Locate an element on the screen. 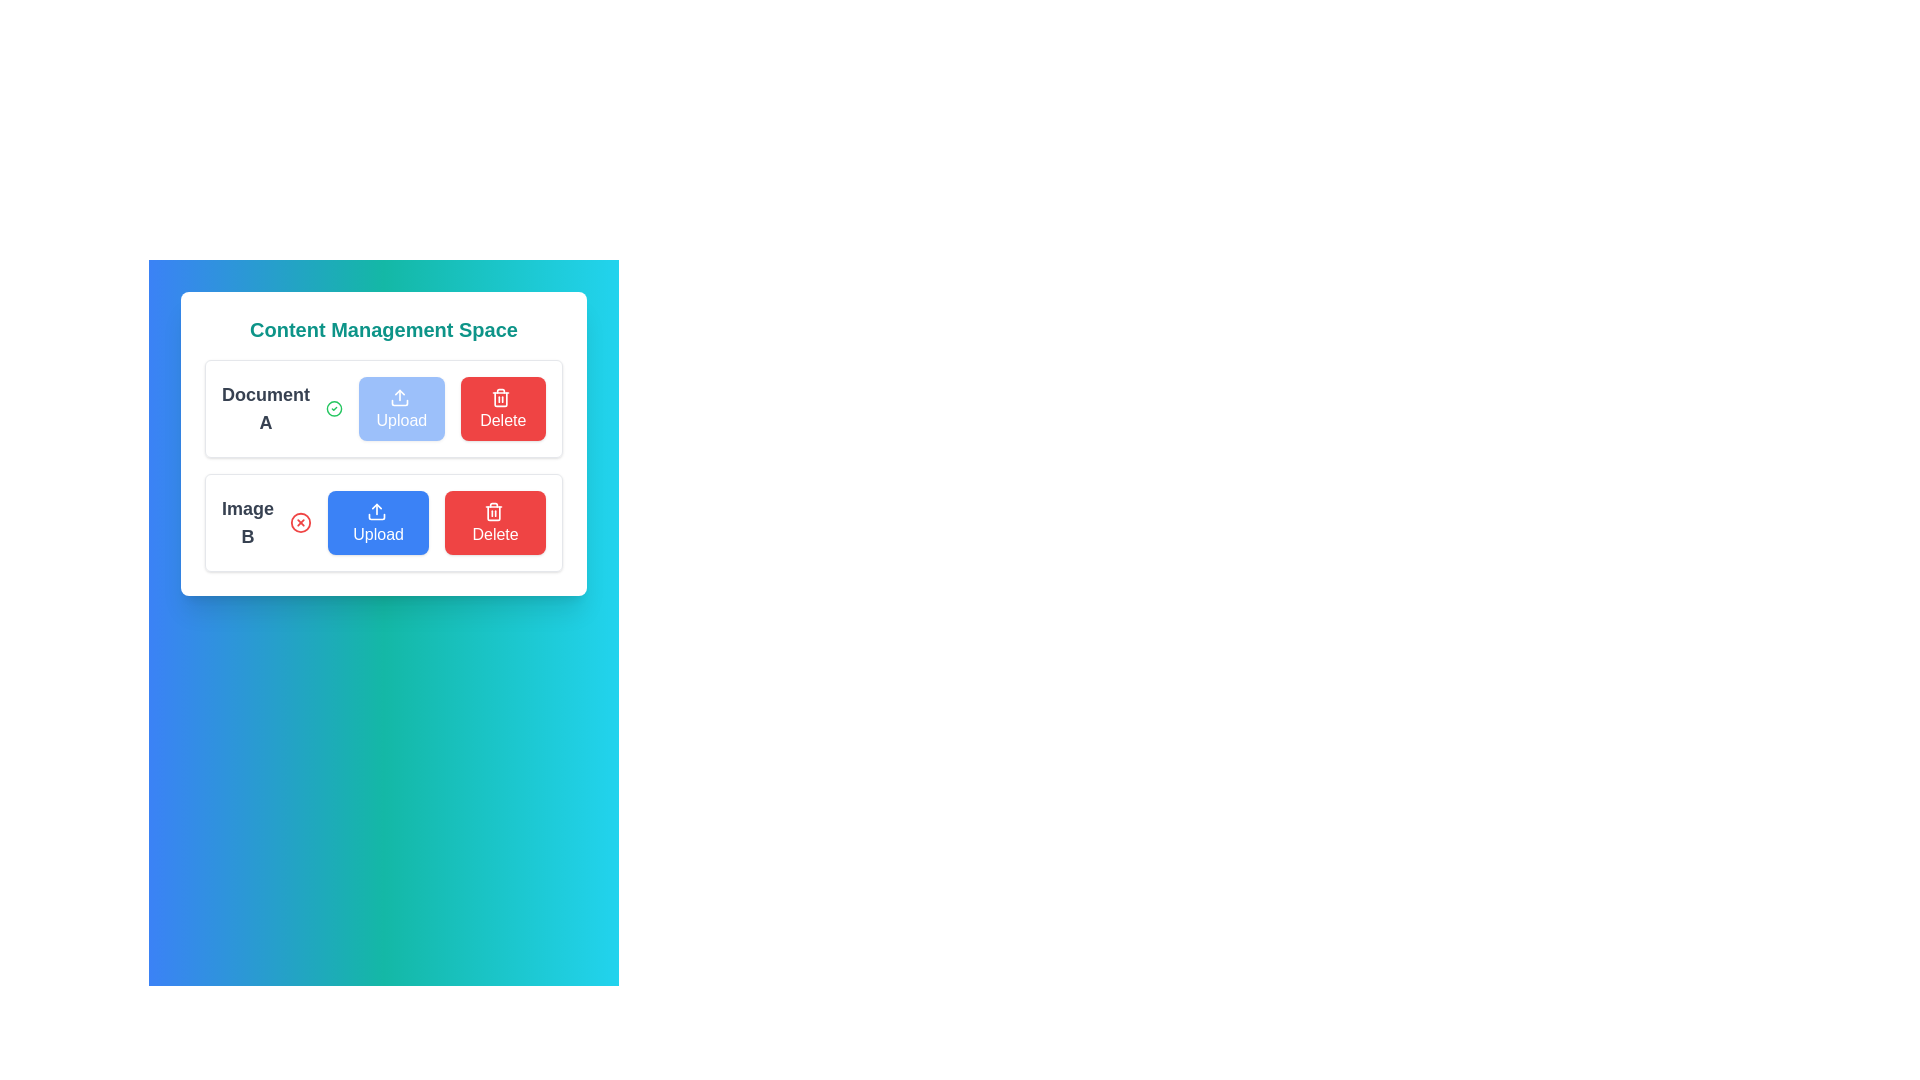 The height and width of the screenshot is (1080, 1920). the 'Upload' button, which has a blue background, white text, and rounded corners, positioned in the middle of a horizontal row within the 'Document A' box is located at coordinates (384, 407).